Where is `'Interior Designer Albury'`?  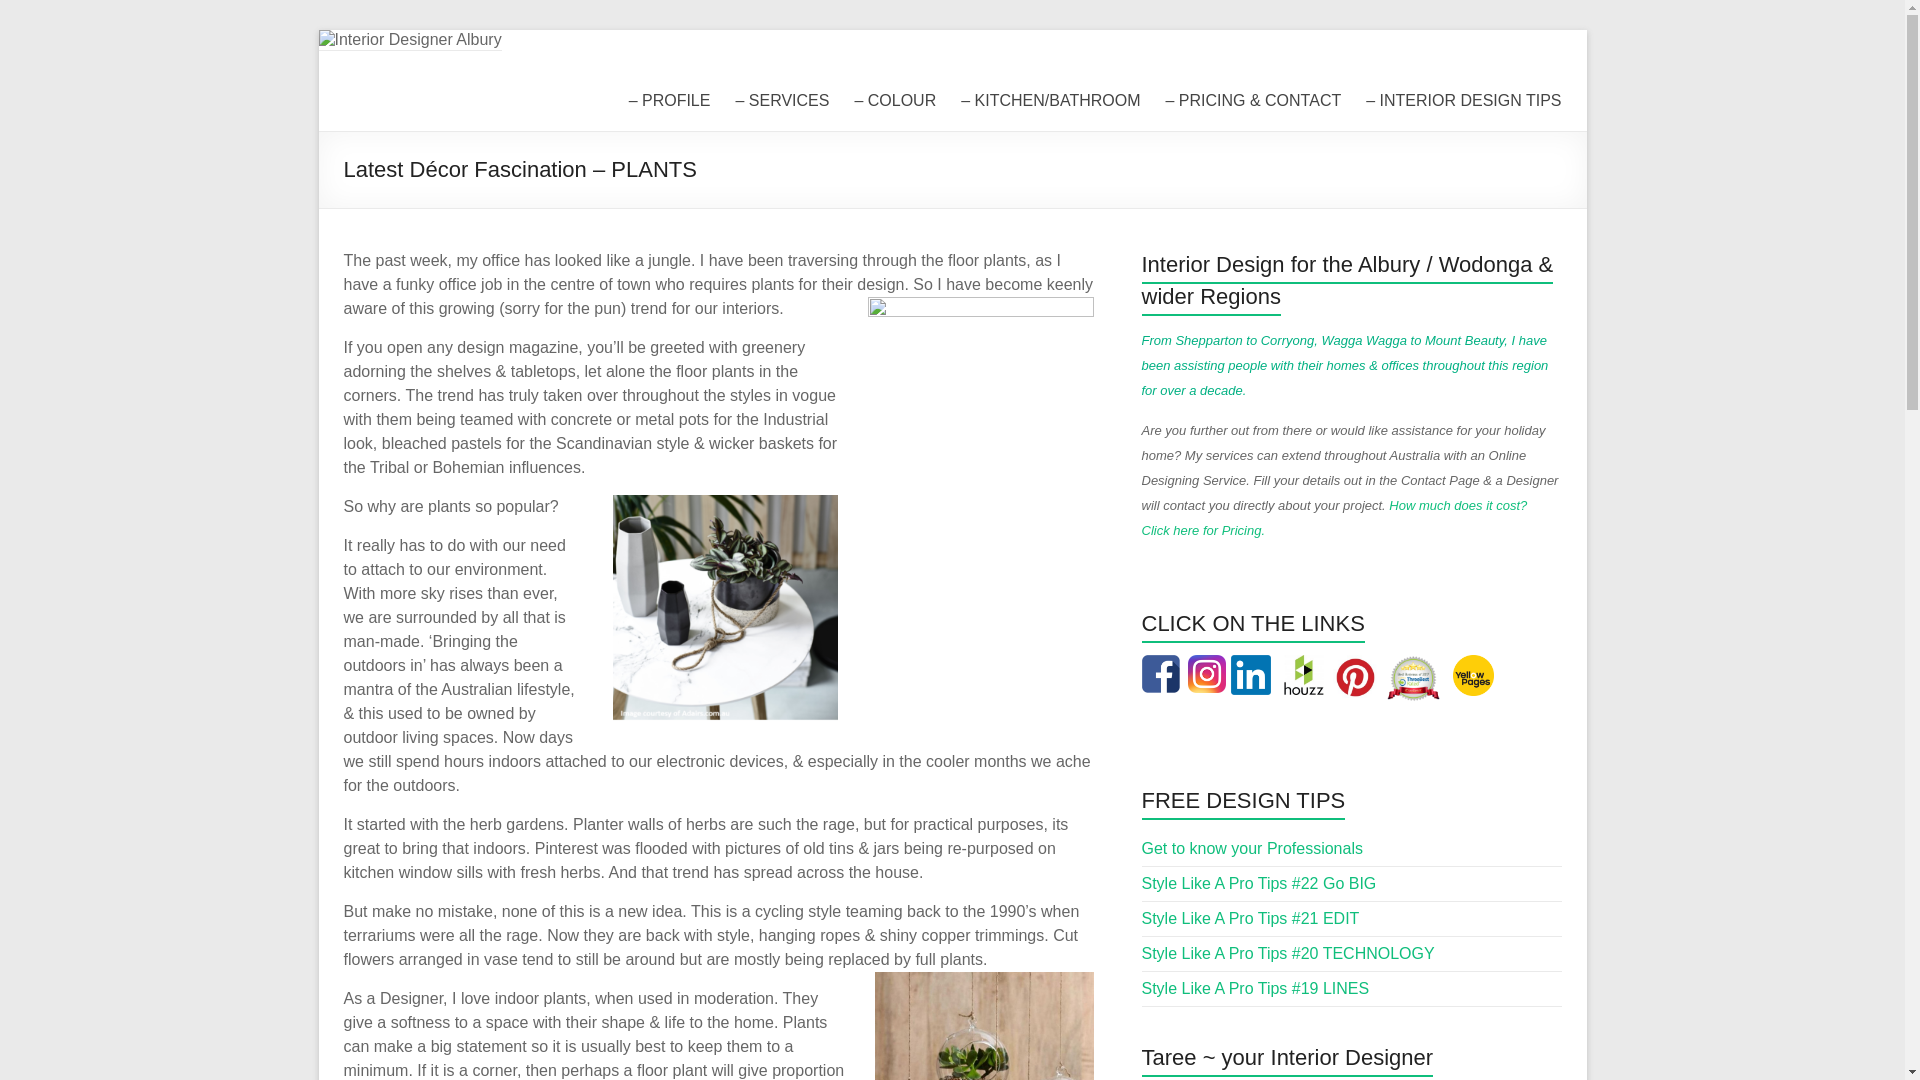 'Interior Designer Albury' is located at coordinates (532, 93).